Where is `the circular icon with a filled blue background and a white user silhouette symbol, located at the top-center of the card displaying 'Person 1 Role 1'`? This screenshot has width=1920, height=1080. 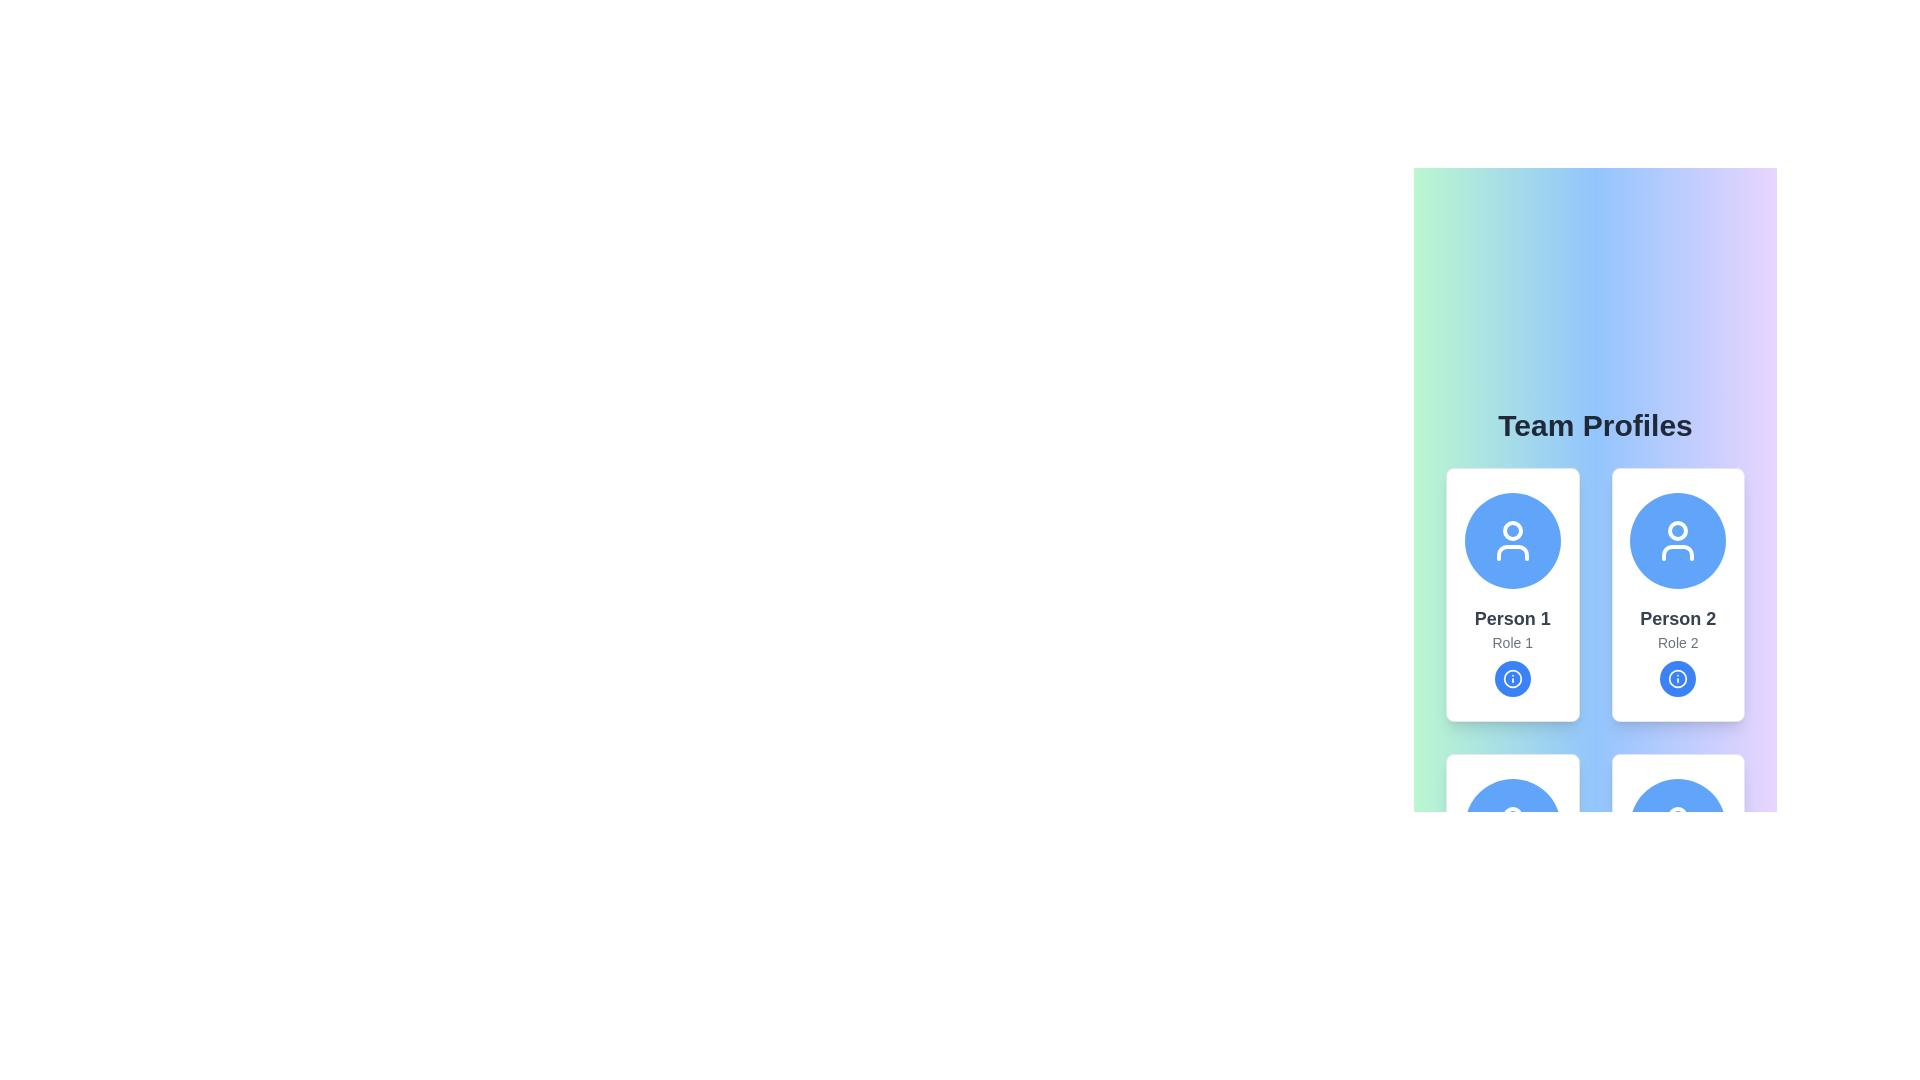 the circular icon with a filled blue background and a white user silhouette symbol, located at the top-center of the card displaying 'Person 1 Role 1' is located at coordinates (1512, 540).